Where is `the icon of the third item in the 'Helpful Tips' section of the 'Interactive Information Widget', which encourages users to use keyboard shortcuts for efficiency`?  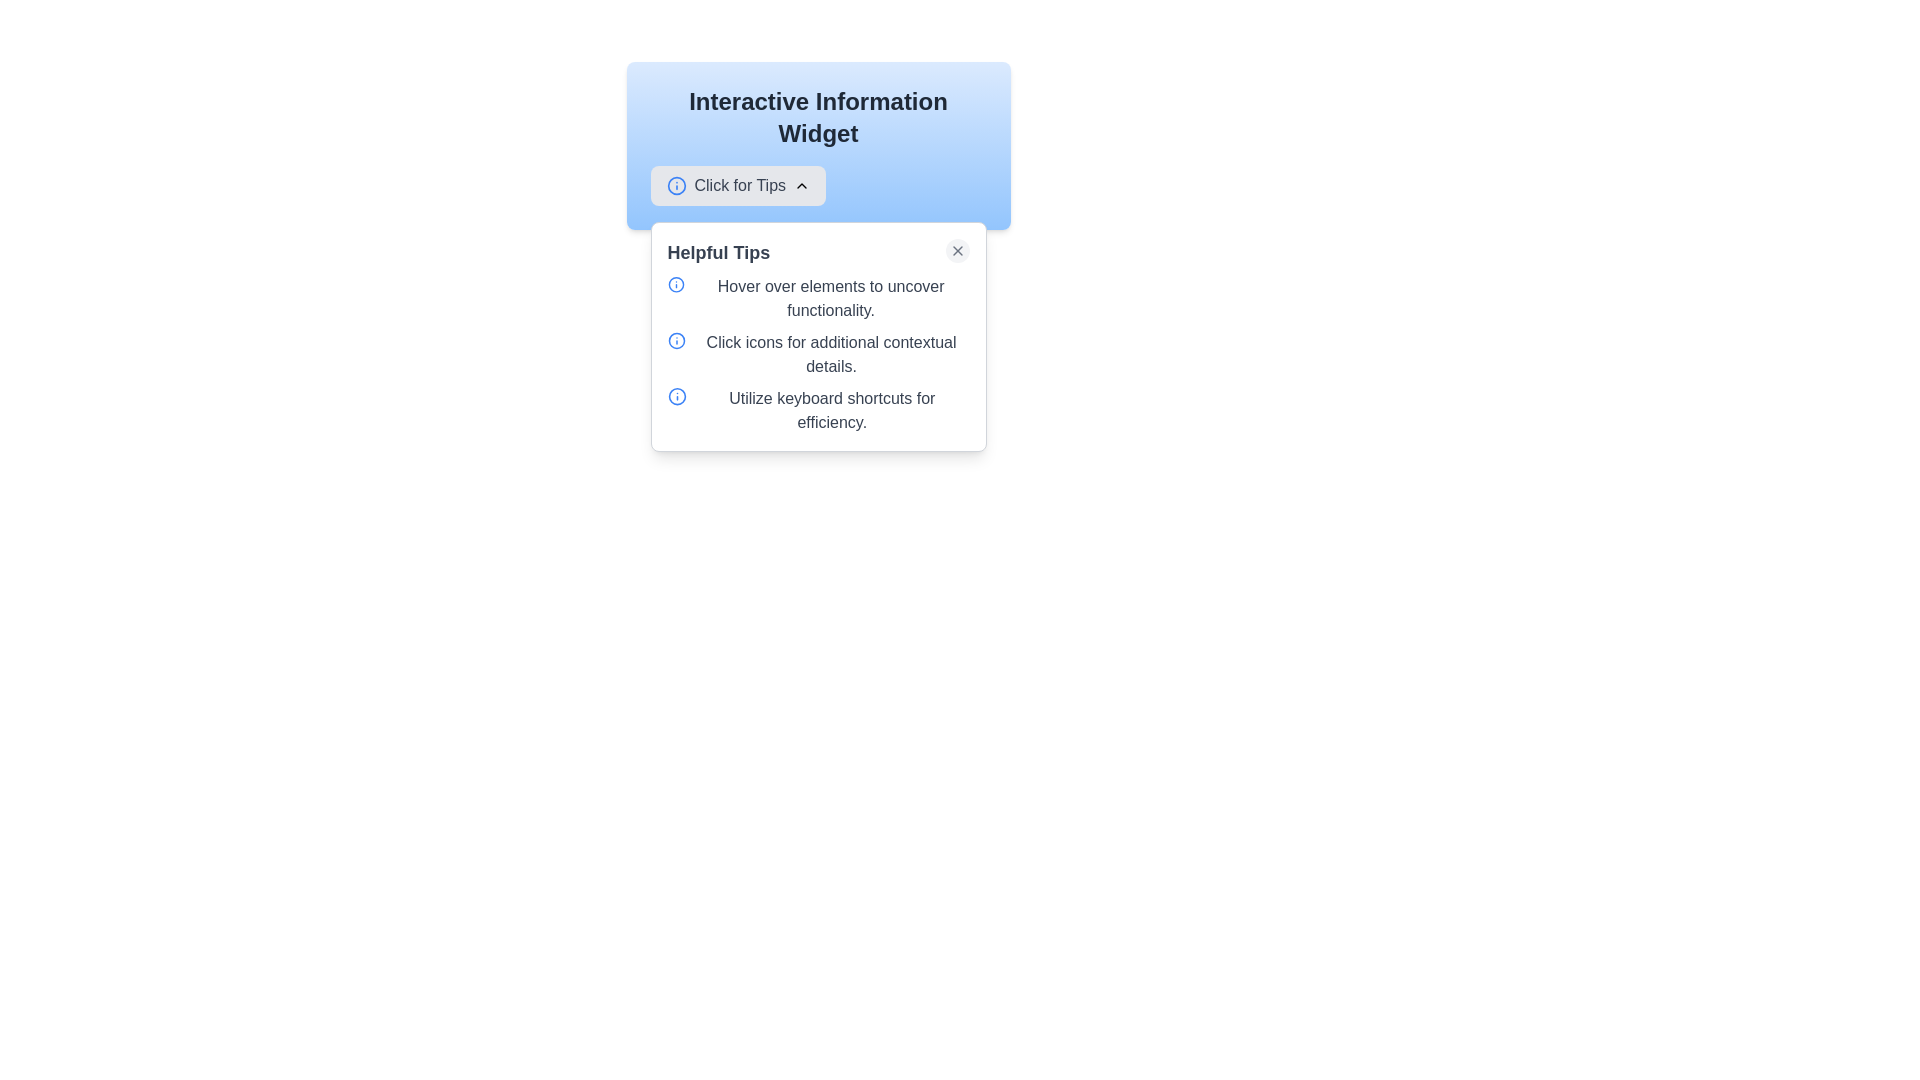 the icon of the third item in the 'Helpful Tips' section of the 'Interactive Information Widget', which encourages users to use keyboard shortcuts for efficiency is located at coordinates (818, 410).